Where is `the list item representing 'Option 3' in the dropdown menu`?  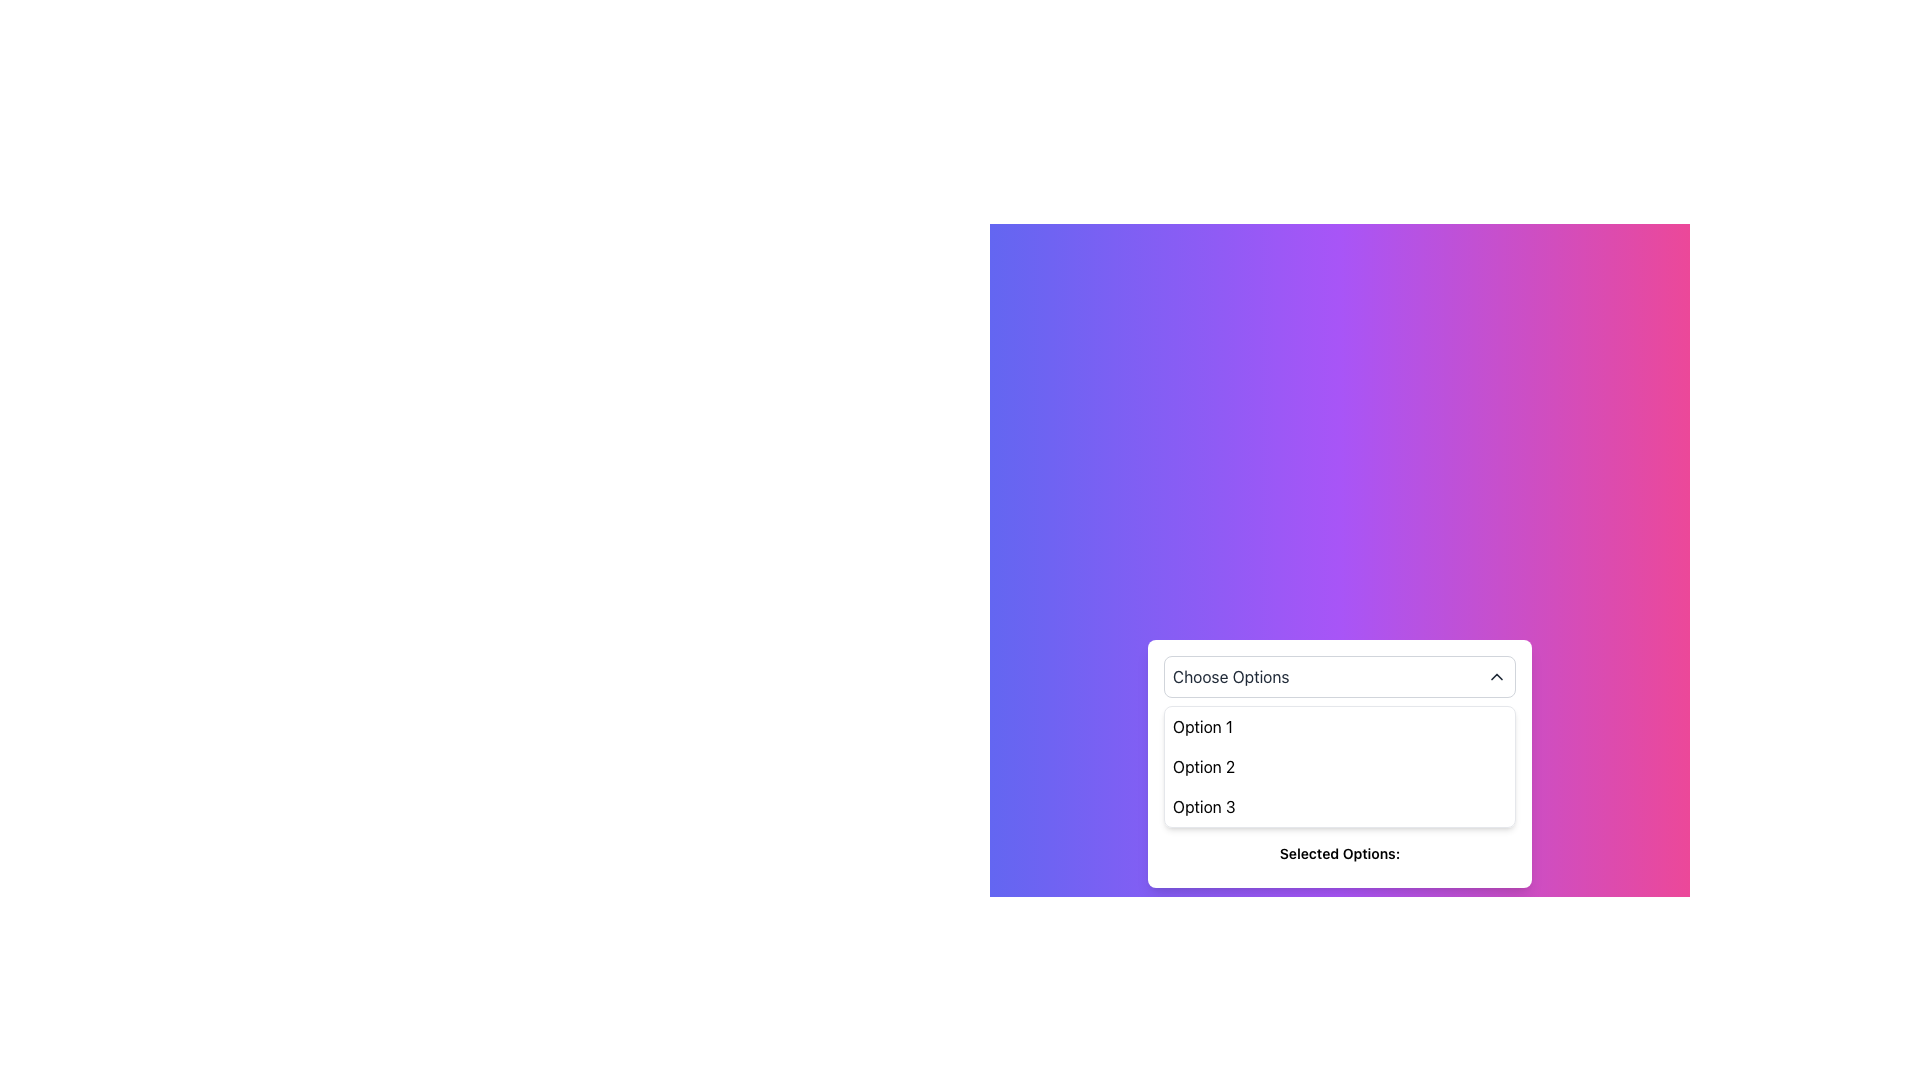
the list item representing 'Option 3' in the dropdown menu is located at coordinates (1339, 805).